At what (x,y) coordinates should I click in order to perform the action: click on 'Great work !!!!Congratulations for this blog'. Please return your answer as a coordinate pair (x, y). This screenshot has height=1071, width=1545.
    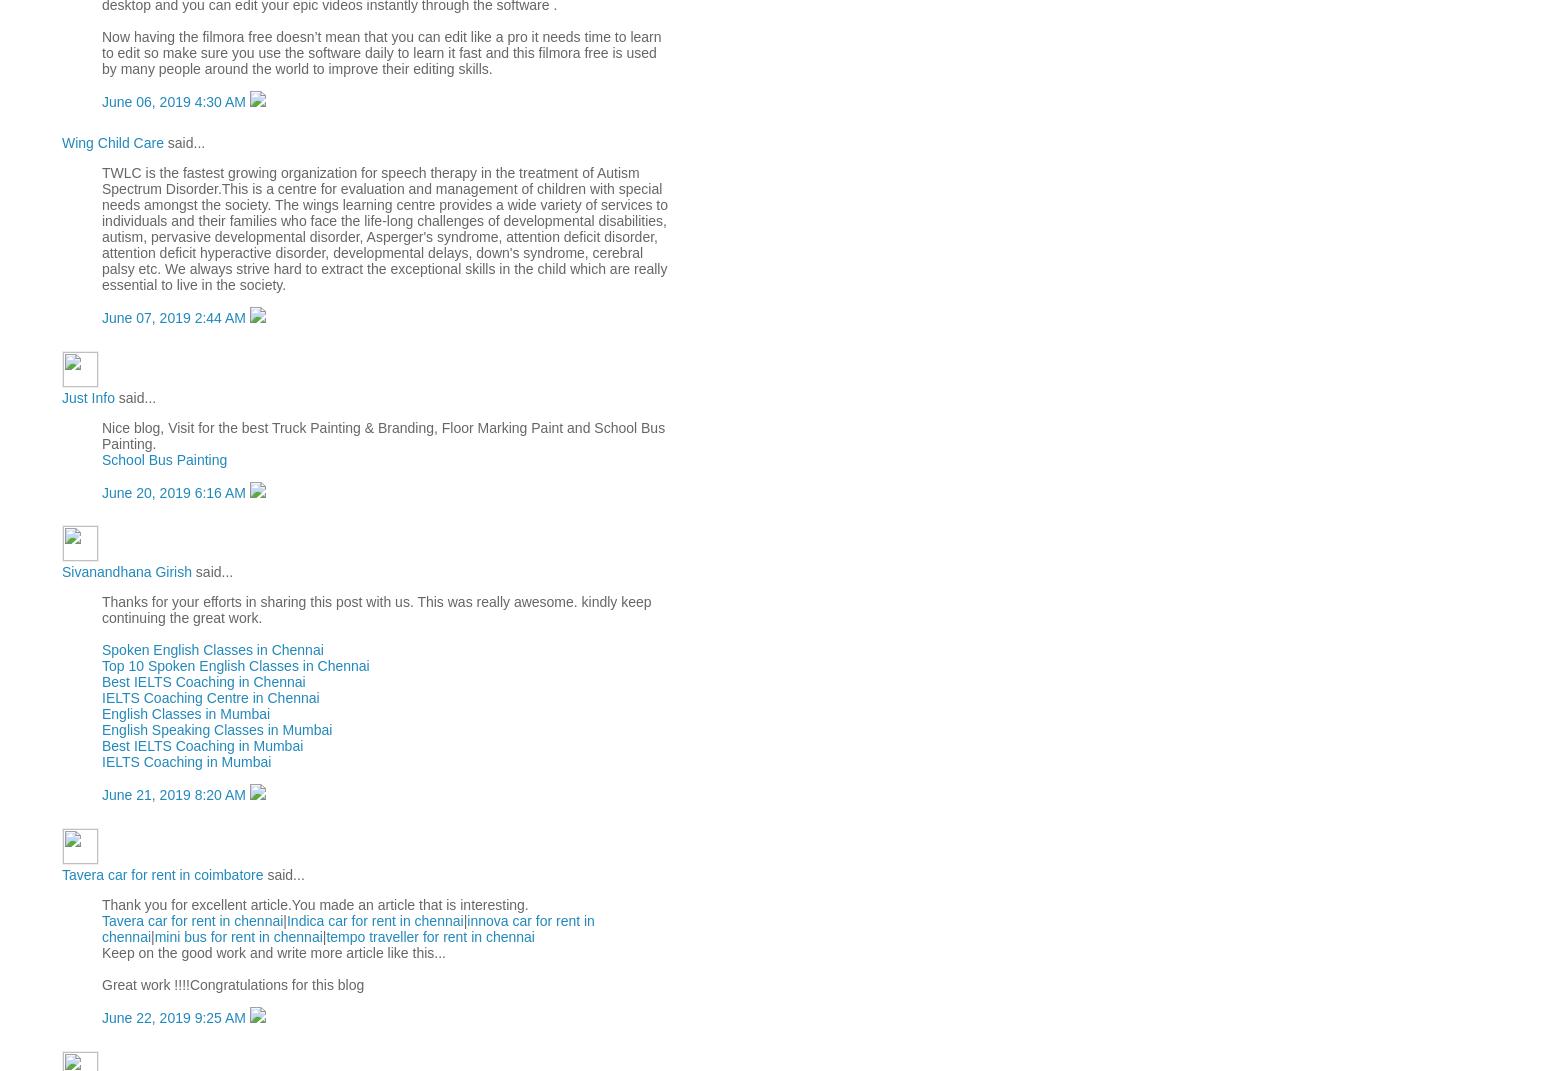
    Looking at the image, I should click on (100, 983).